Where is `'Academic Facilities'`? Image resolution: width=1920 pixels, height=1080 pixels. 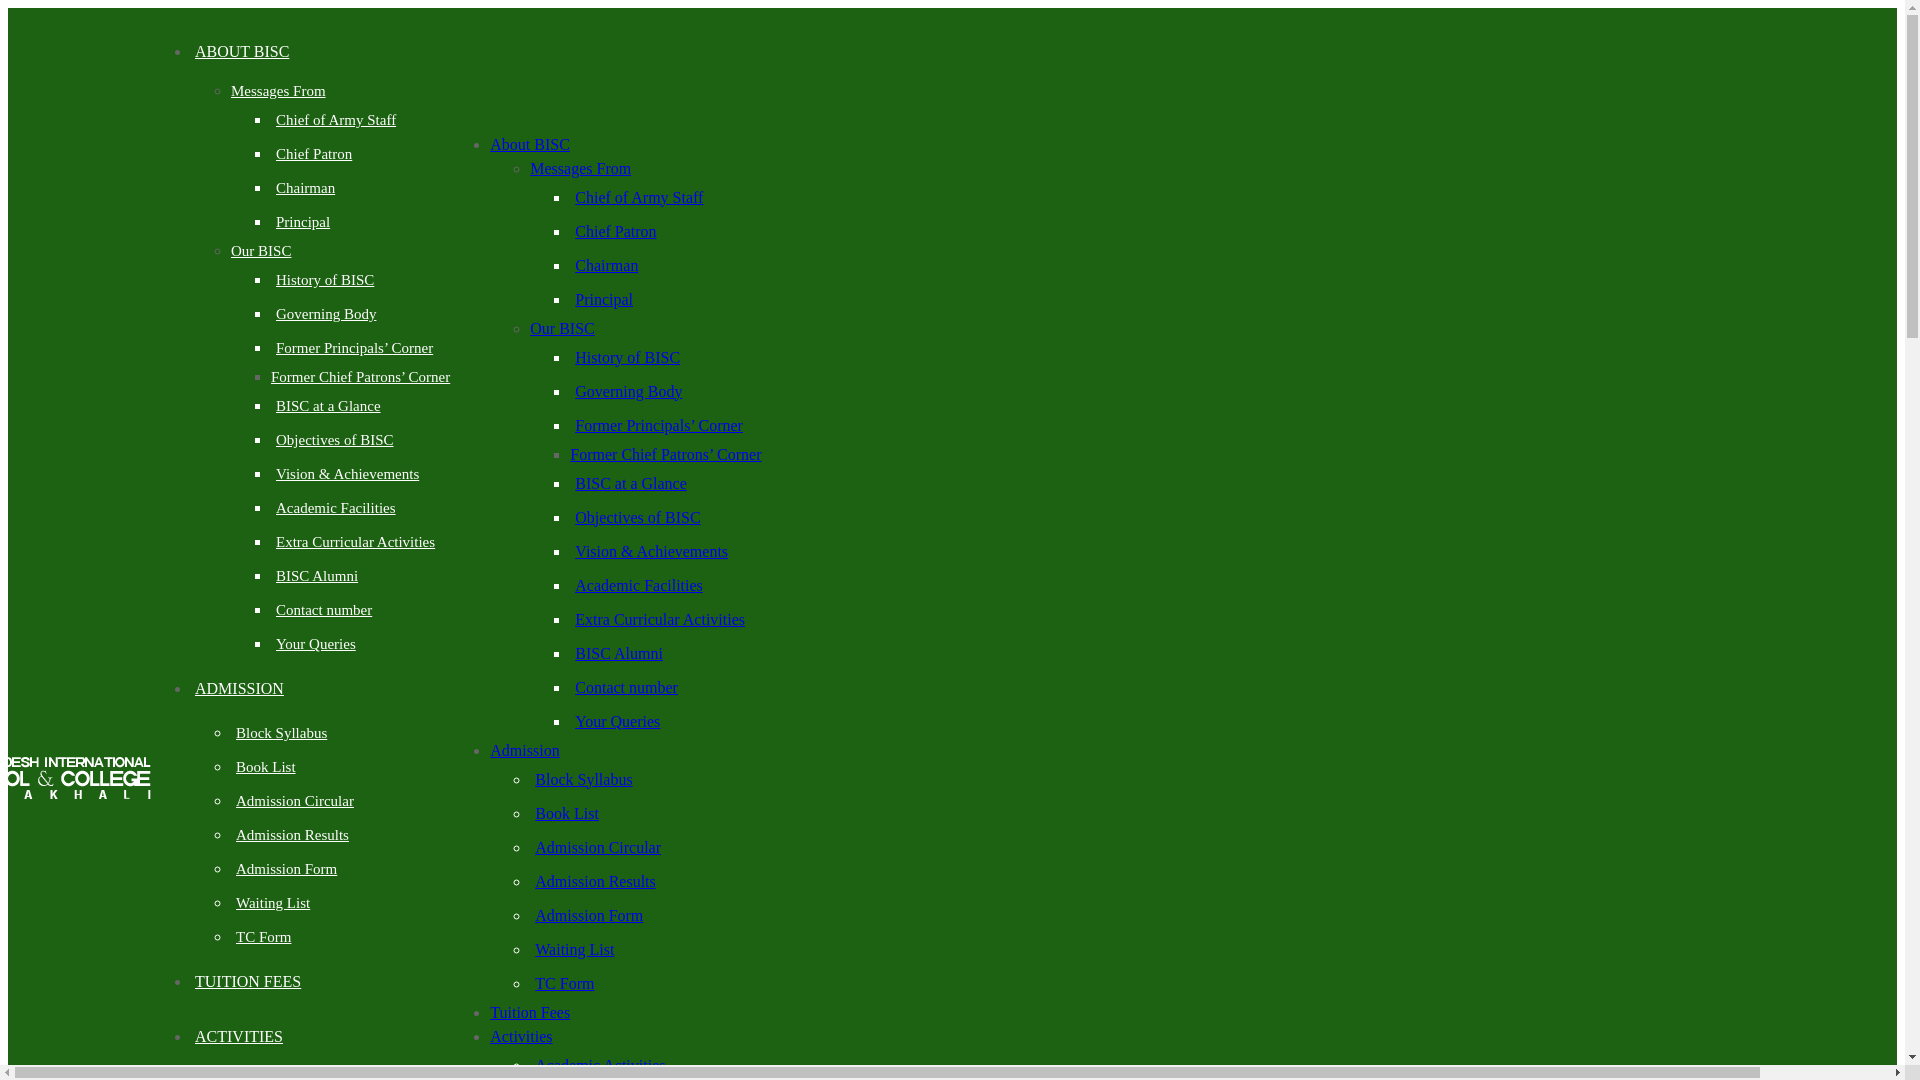 'Academic Facilities' is located at coordinates (574, 584).